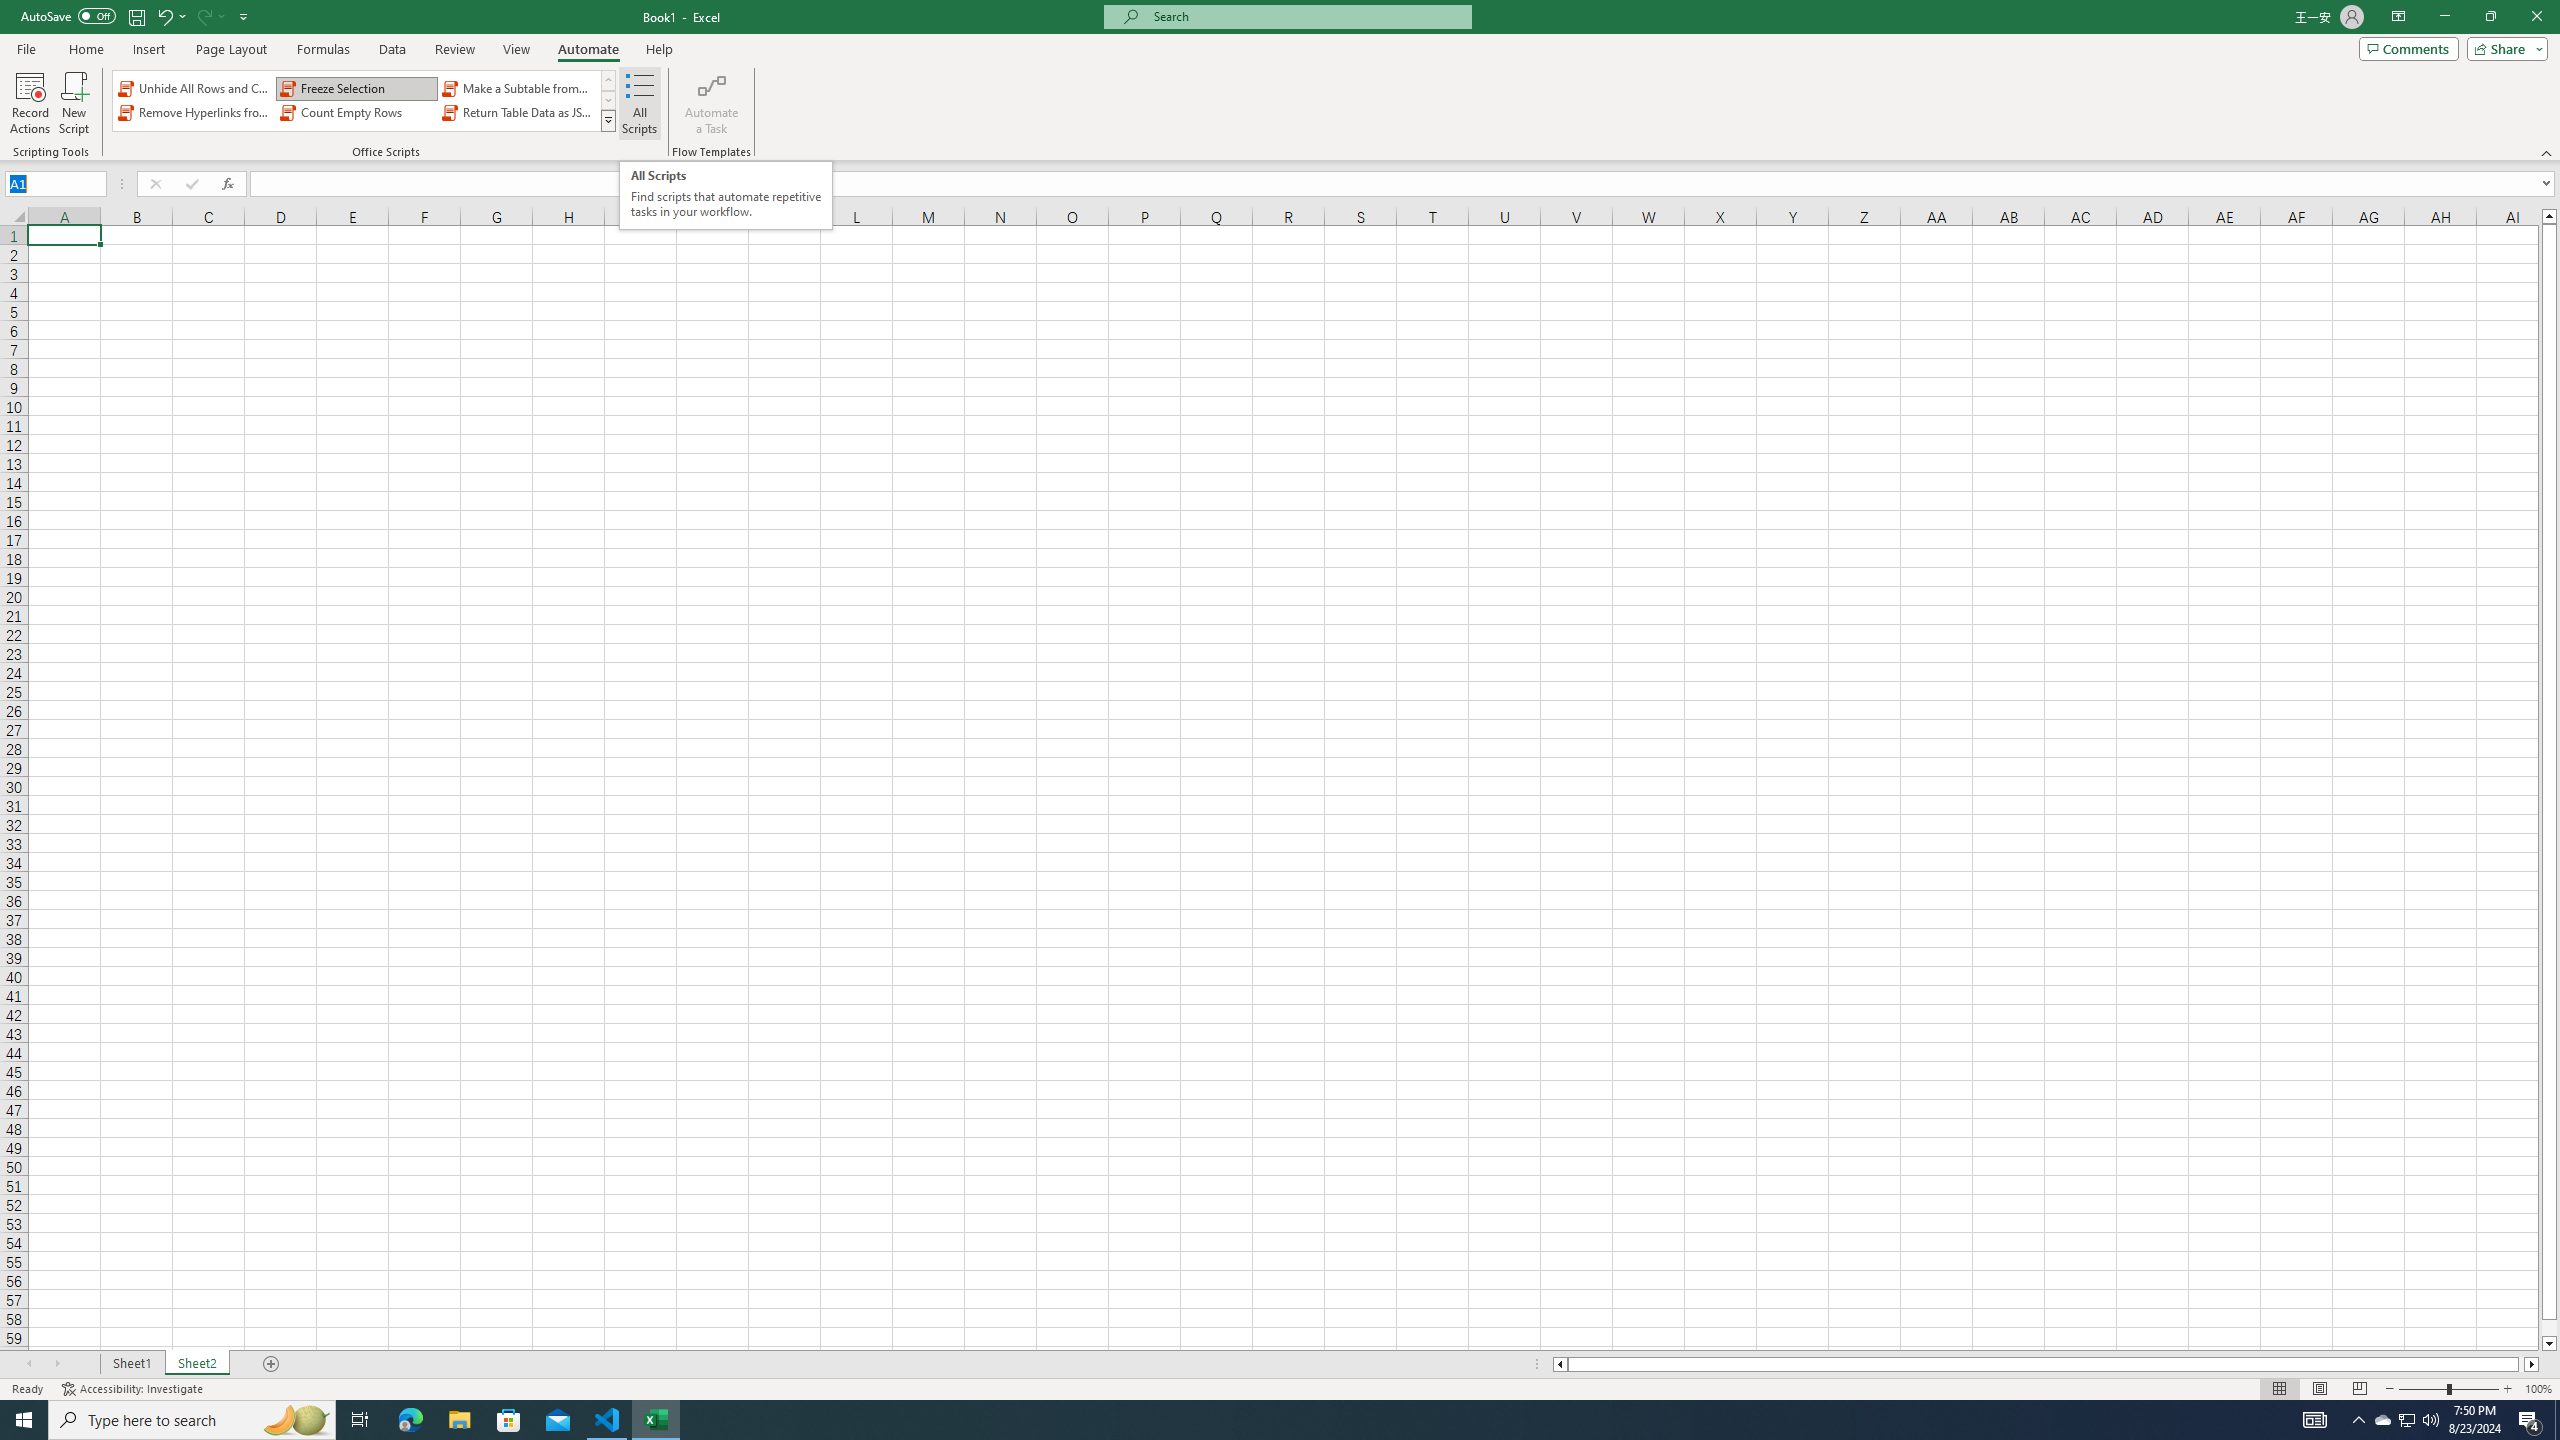  I want to click on 'Insert', so click(147, 49).